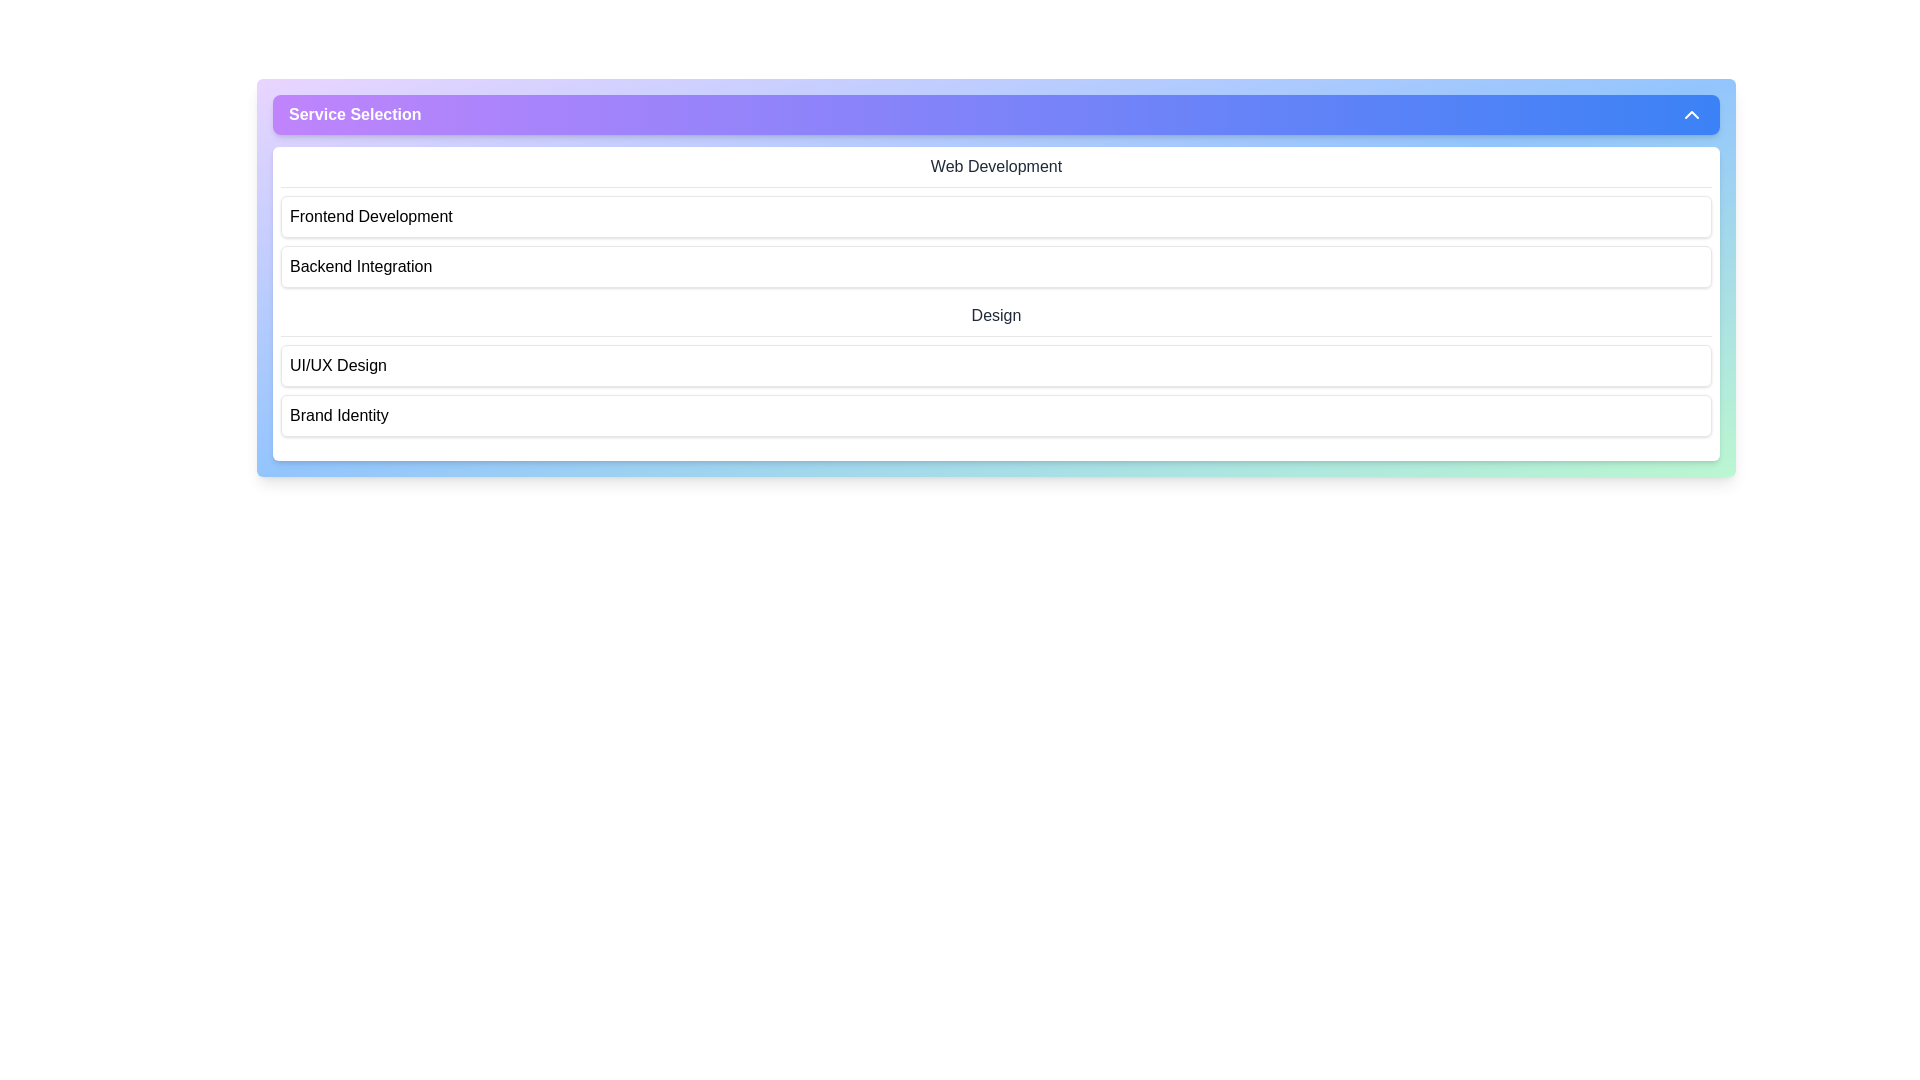 The width and height of the screenshot is (1920, 1080). I want to click on the 'UI/UX Design' button, which is the first selectable item in the 'Design' group located beneath the 'Backend Integration' section, so click(996, 366).